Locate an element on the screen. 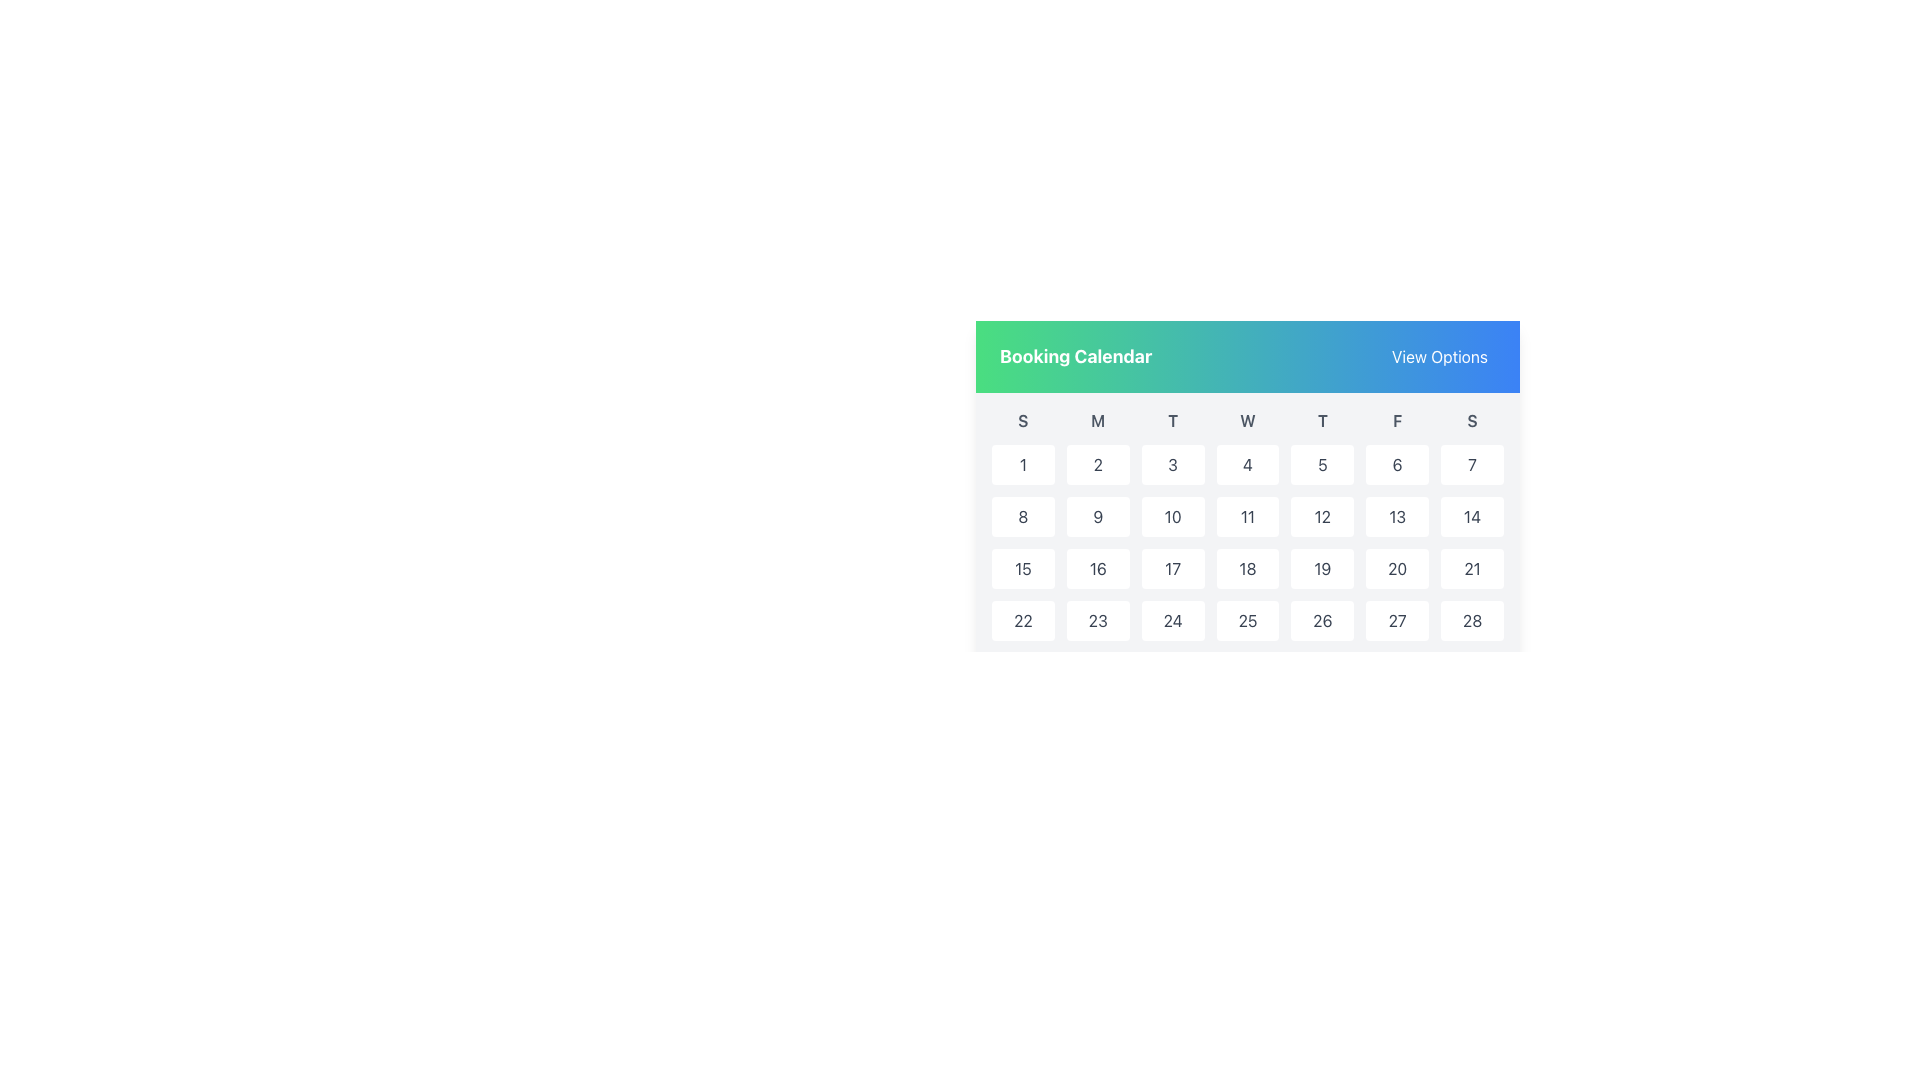 Image resolution: width=1920 pixels, height=1080 pixels. the static text label for the Wednesday column in the calendar layout, which is positioned between 'T' and the second 'T' is located at coordinates (1247, 419).